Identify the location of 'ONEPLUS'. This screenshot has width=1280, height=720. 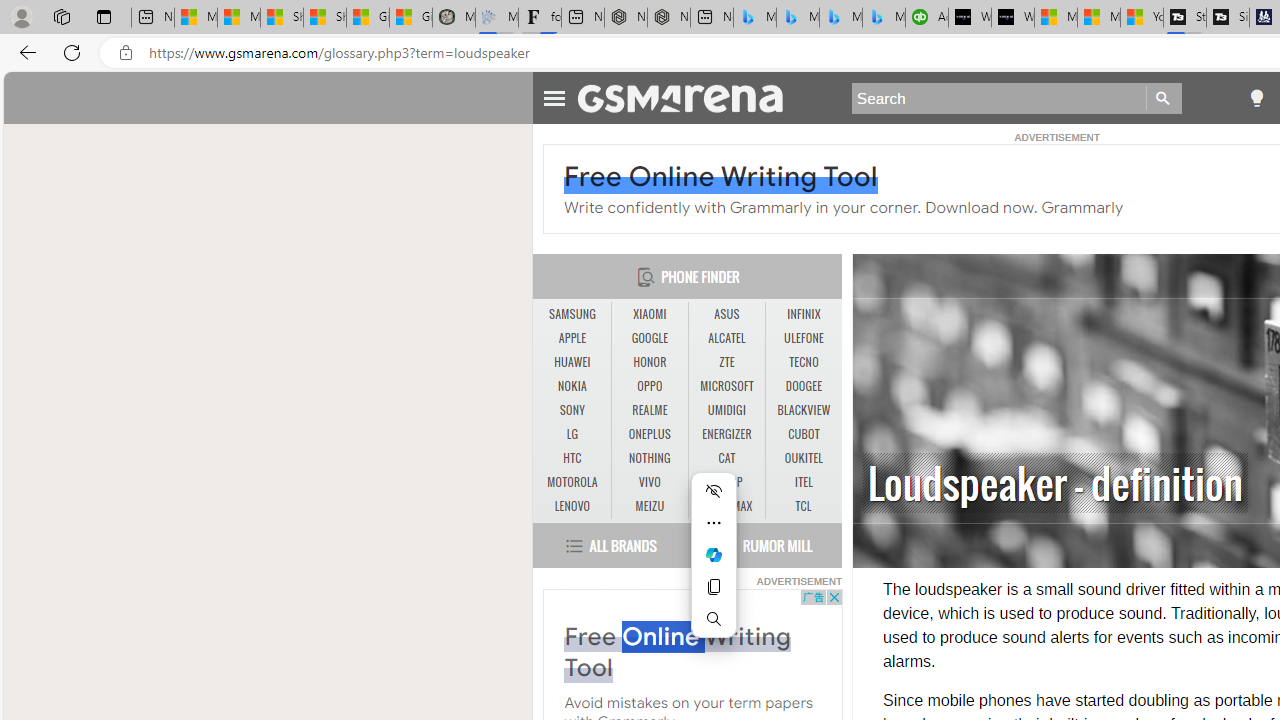
(649, 433).